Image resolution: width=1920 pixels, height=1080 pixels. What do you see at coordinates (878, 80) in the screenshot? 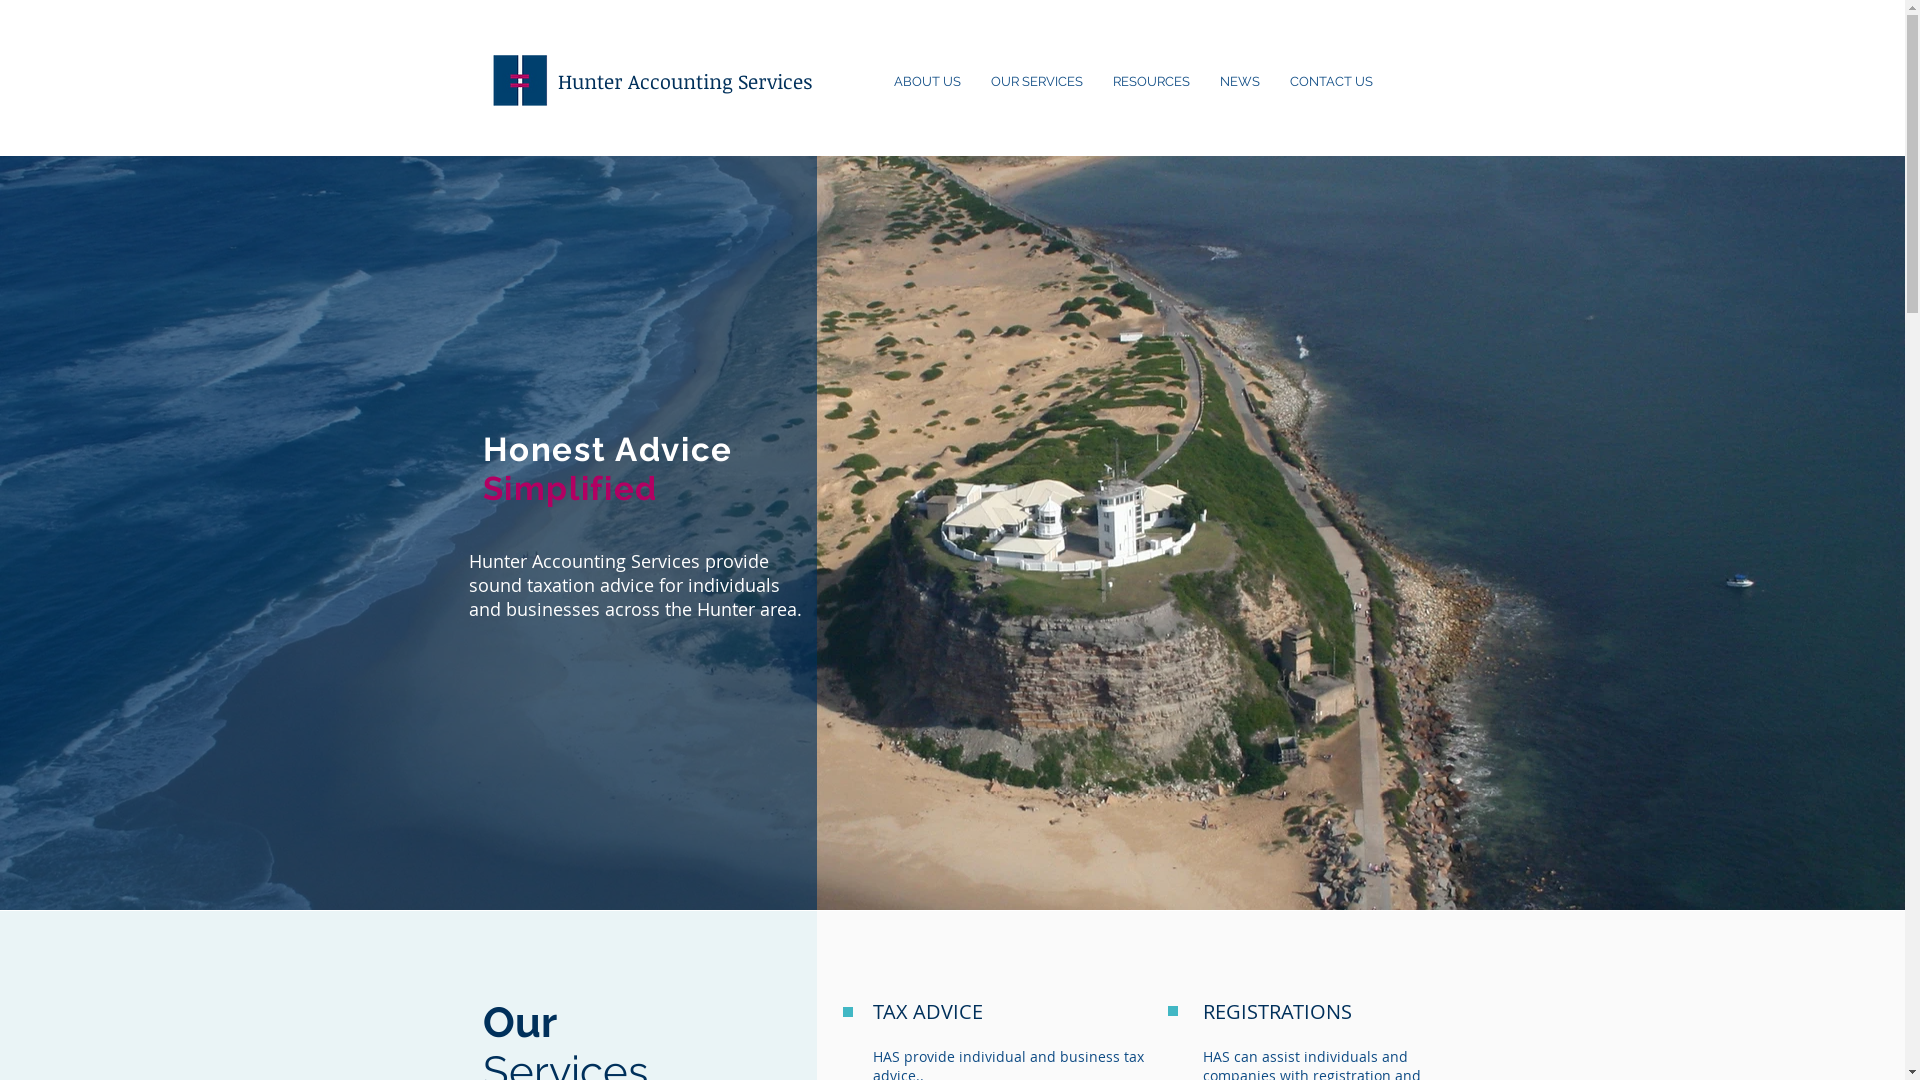
I see `'ABOUT US'` at bounding box center [878, 80].